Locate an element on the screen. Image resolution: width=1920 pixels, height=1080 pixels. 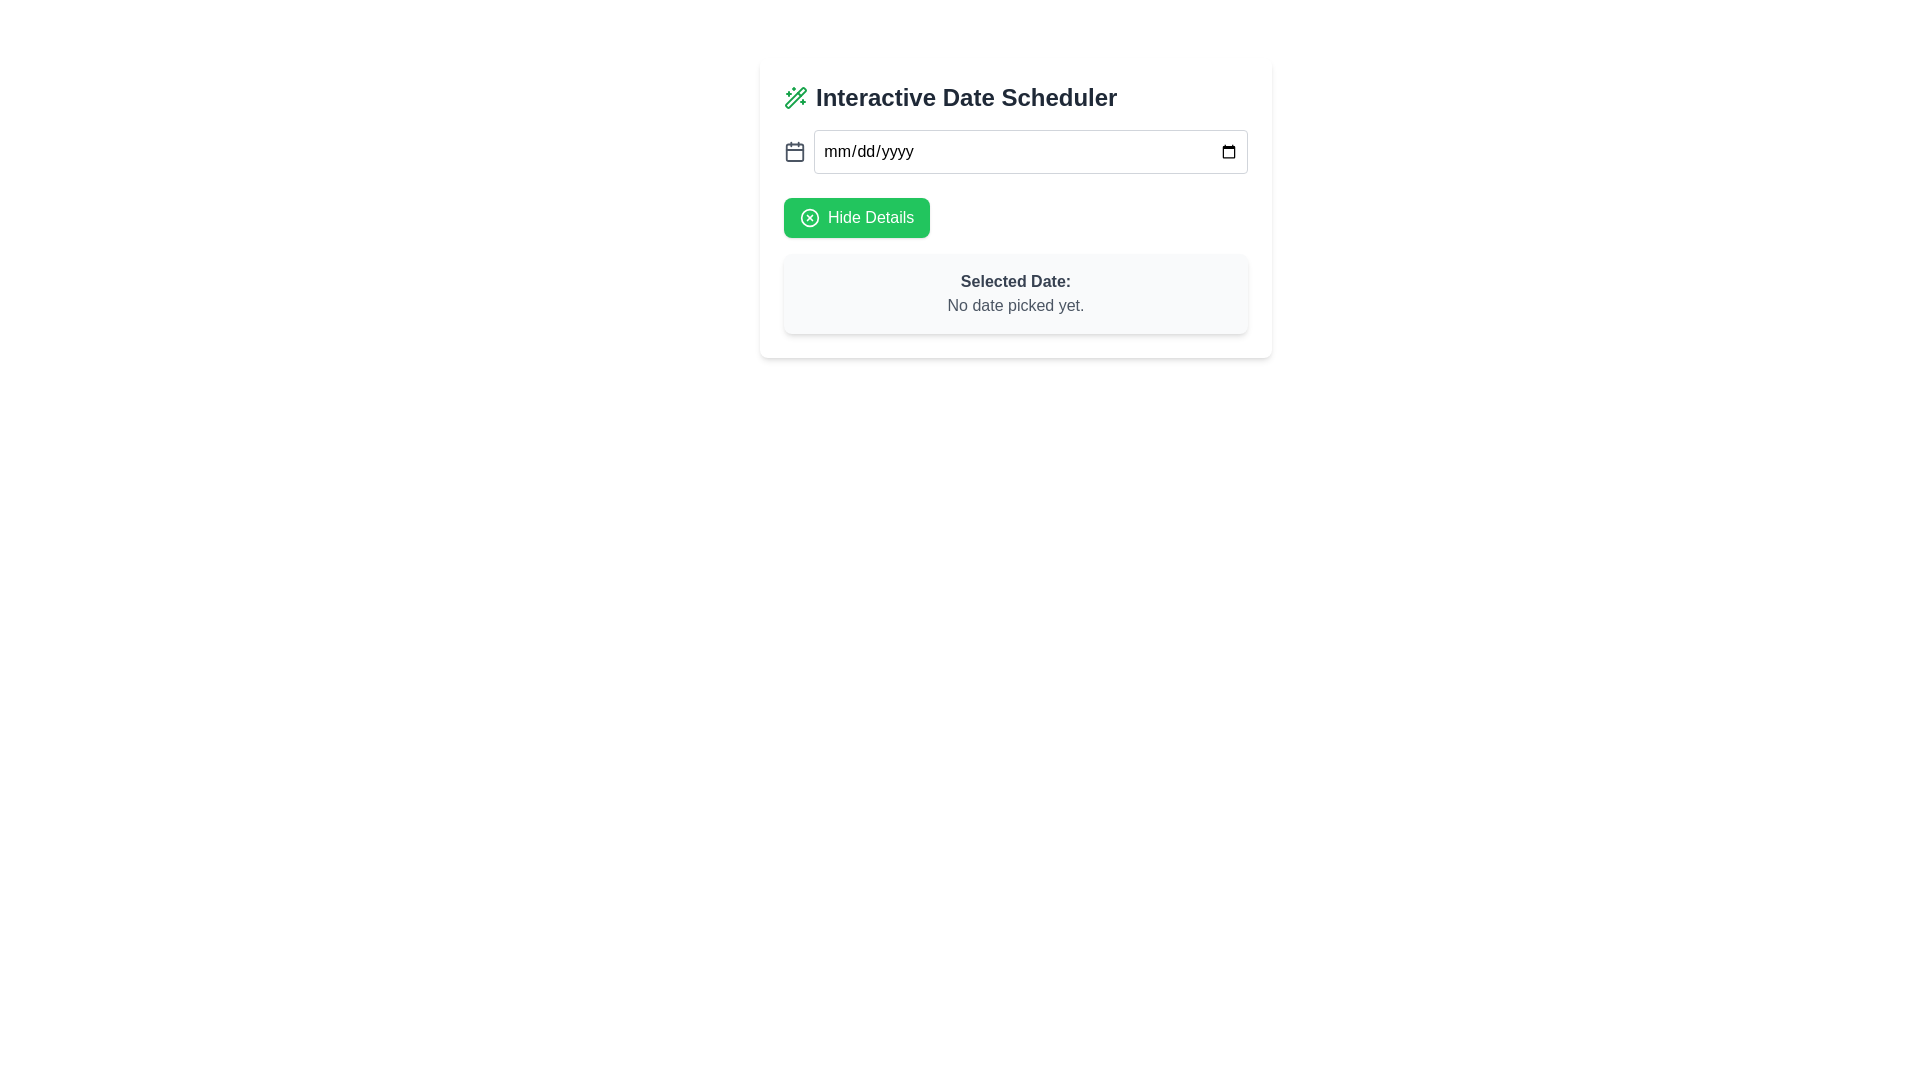
the delete or close icon centered within the green 'Hide Details' button is located at coordinates (810, 218).